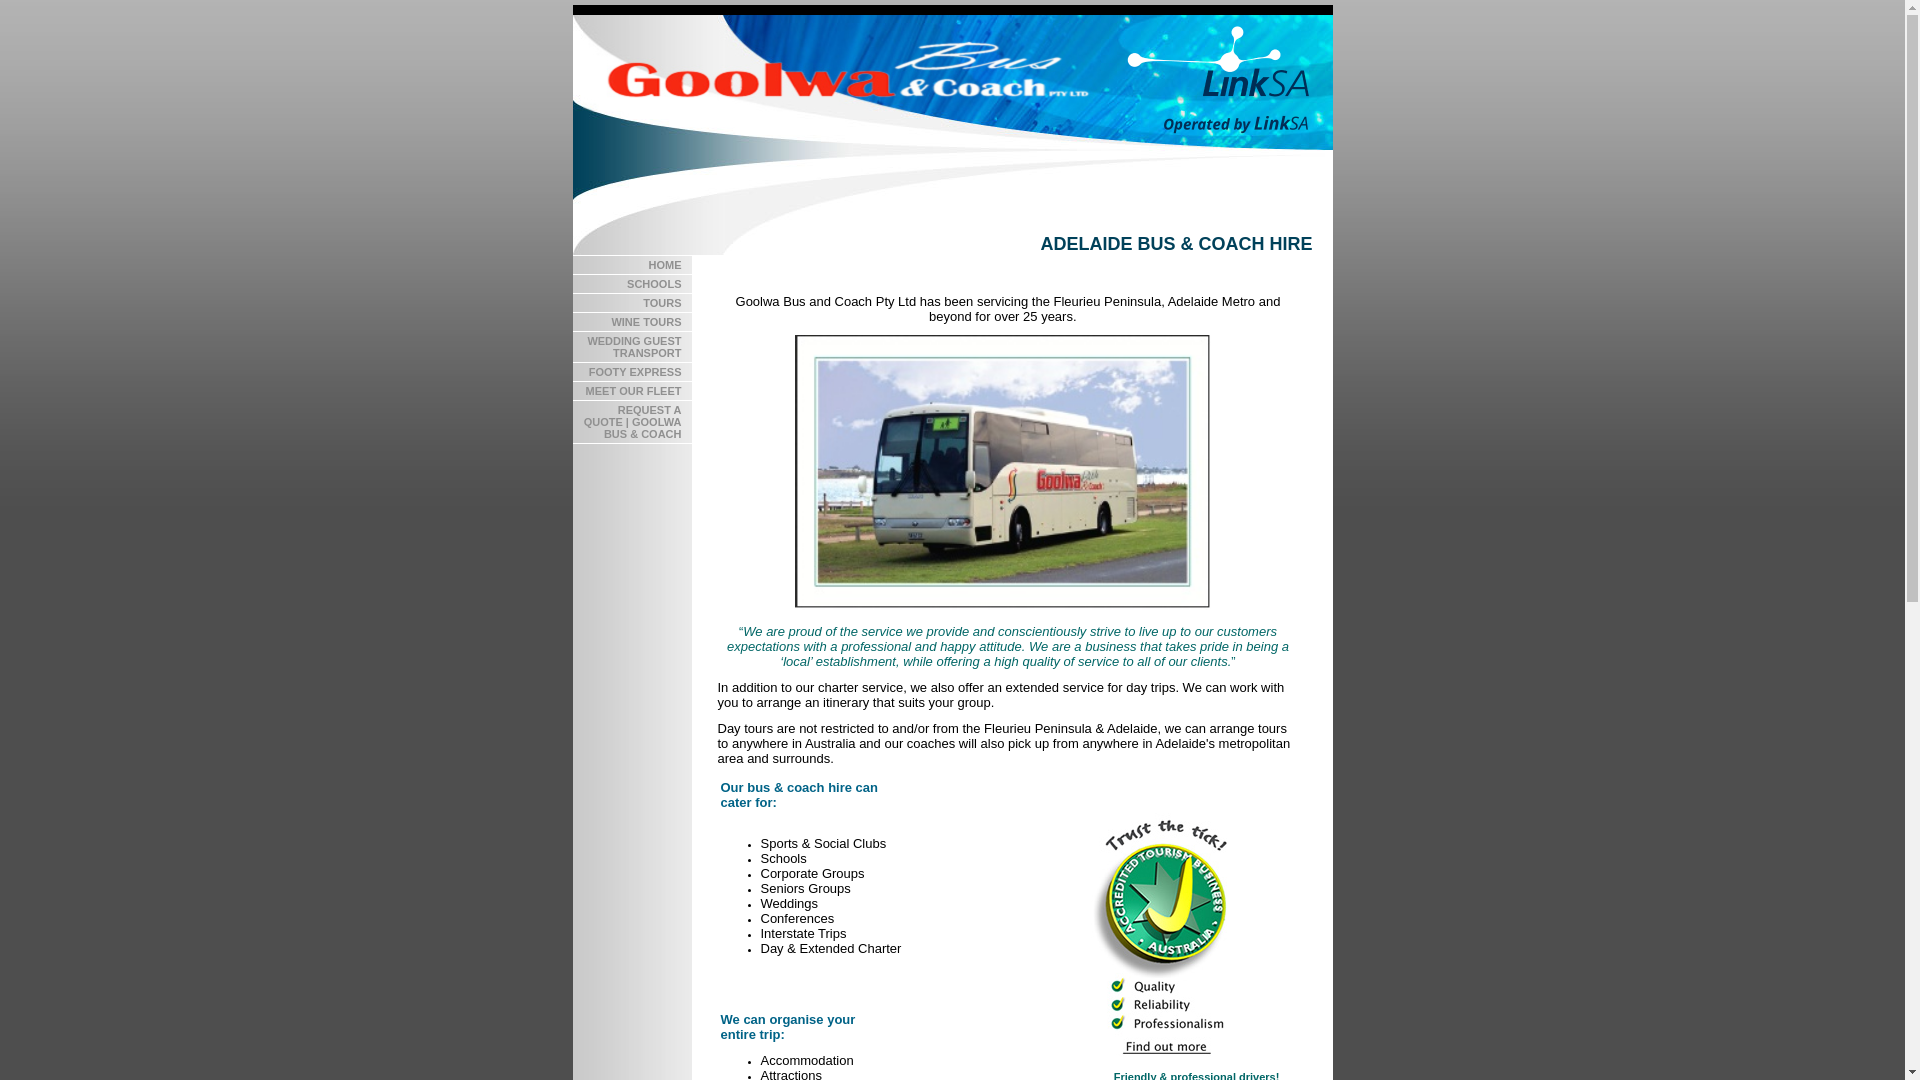  What do you see at coordinates (630, 264) in the screenshot?
I see `'HOME'` at bounding box center [630, 264].